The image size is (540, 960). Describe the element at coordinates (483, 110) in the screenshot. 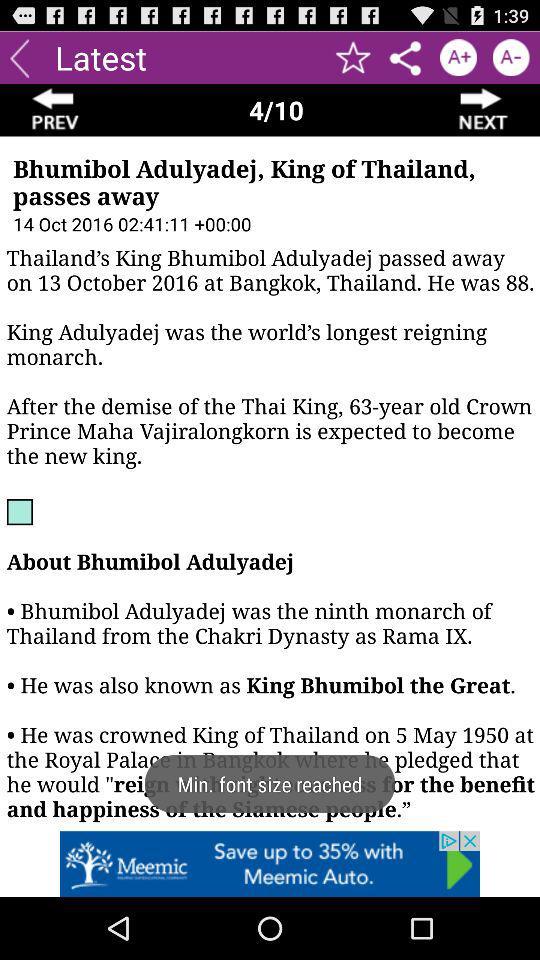

I see `next button` at that location.